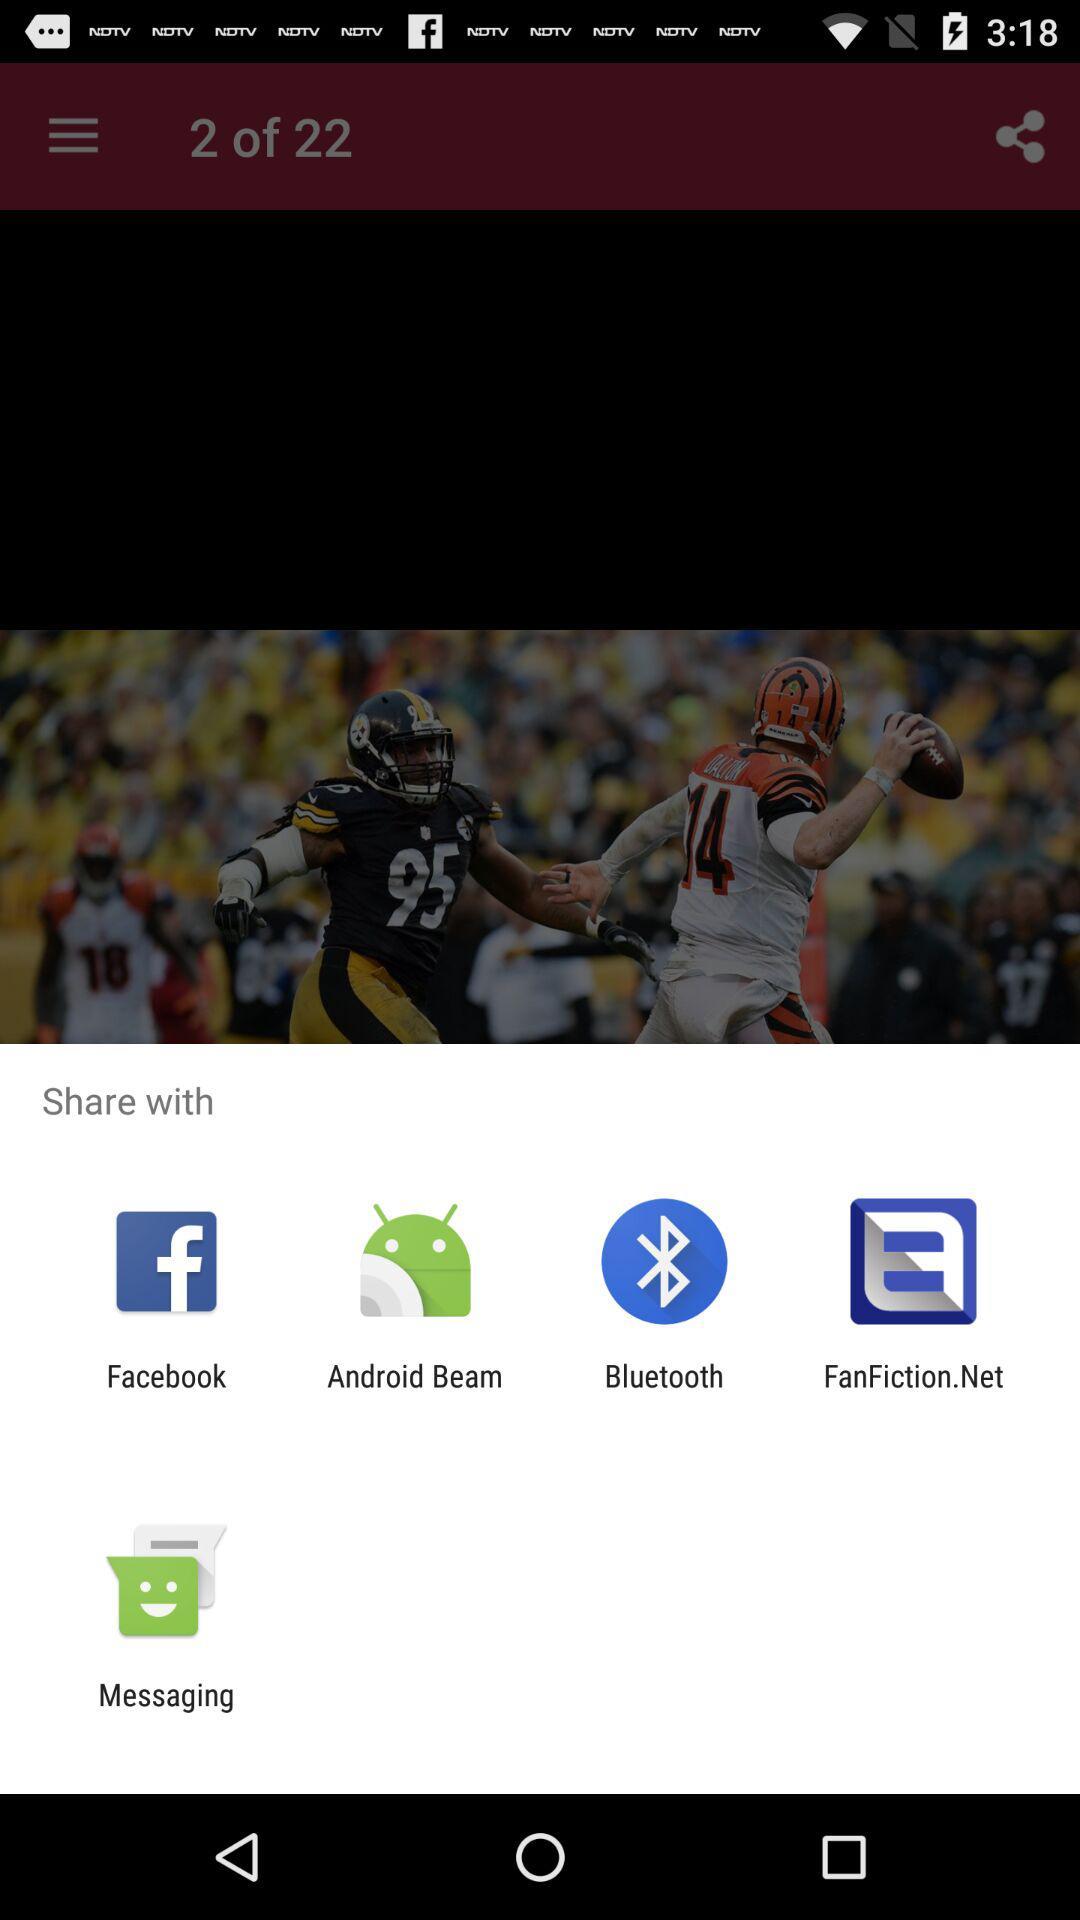 The height and width of the screenshot is (1920, 1080). I want to click on the bluetooth icon, so click(664, 1392).